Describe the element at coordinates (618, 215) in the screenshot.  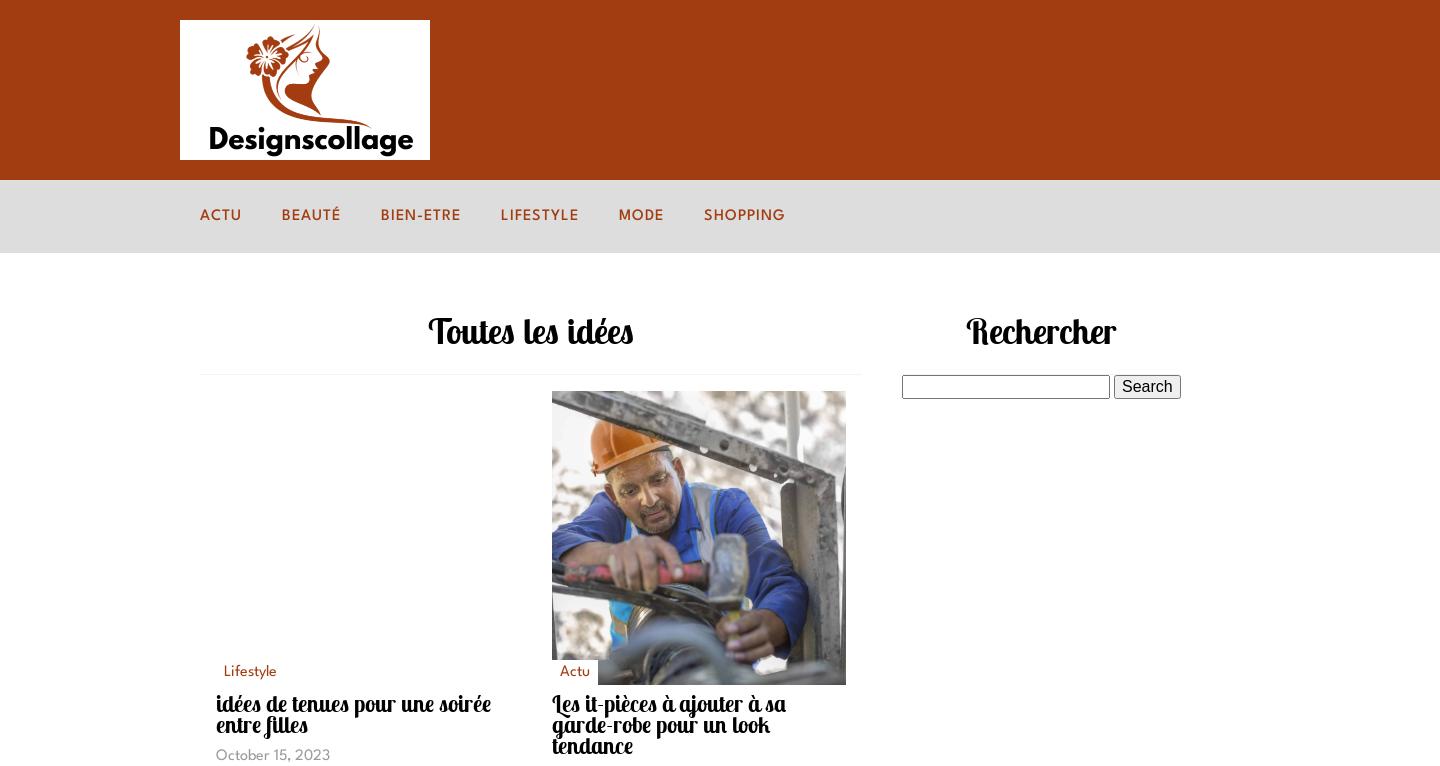
I see `'Mode'` at that location.